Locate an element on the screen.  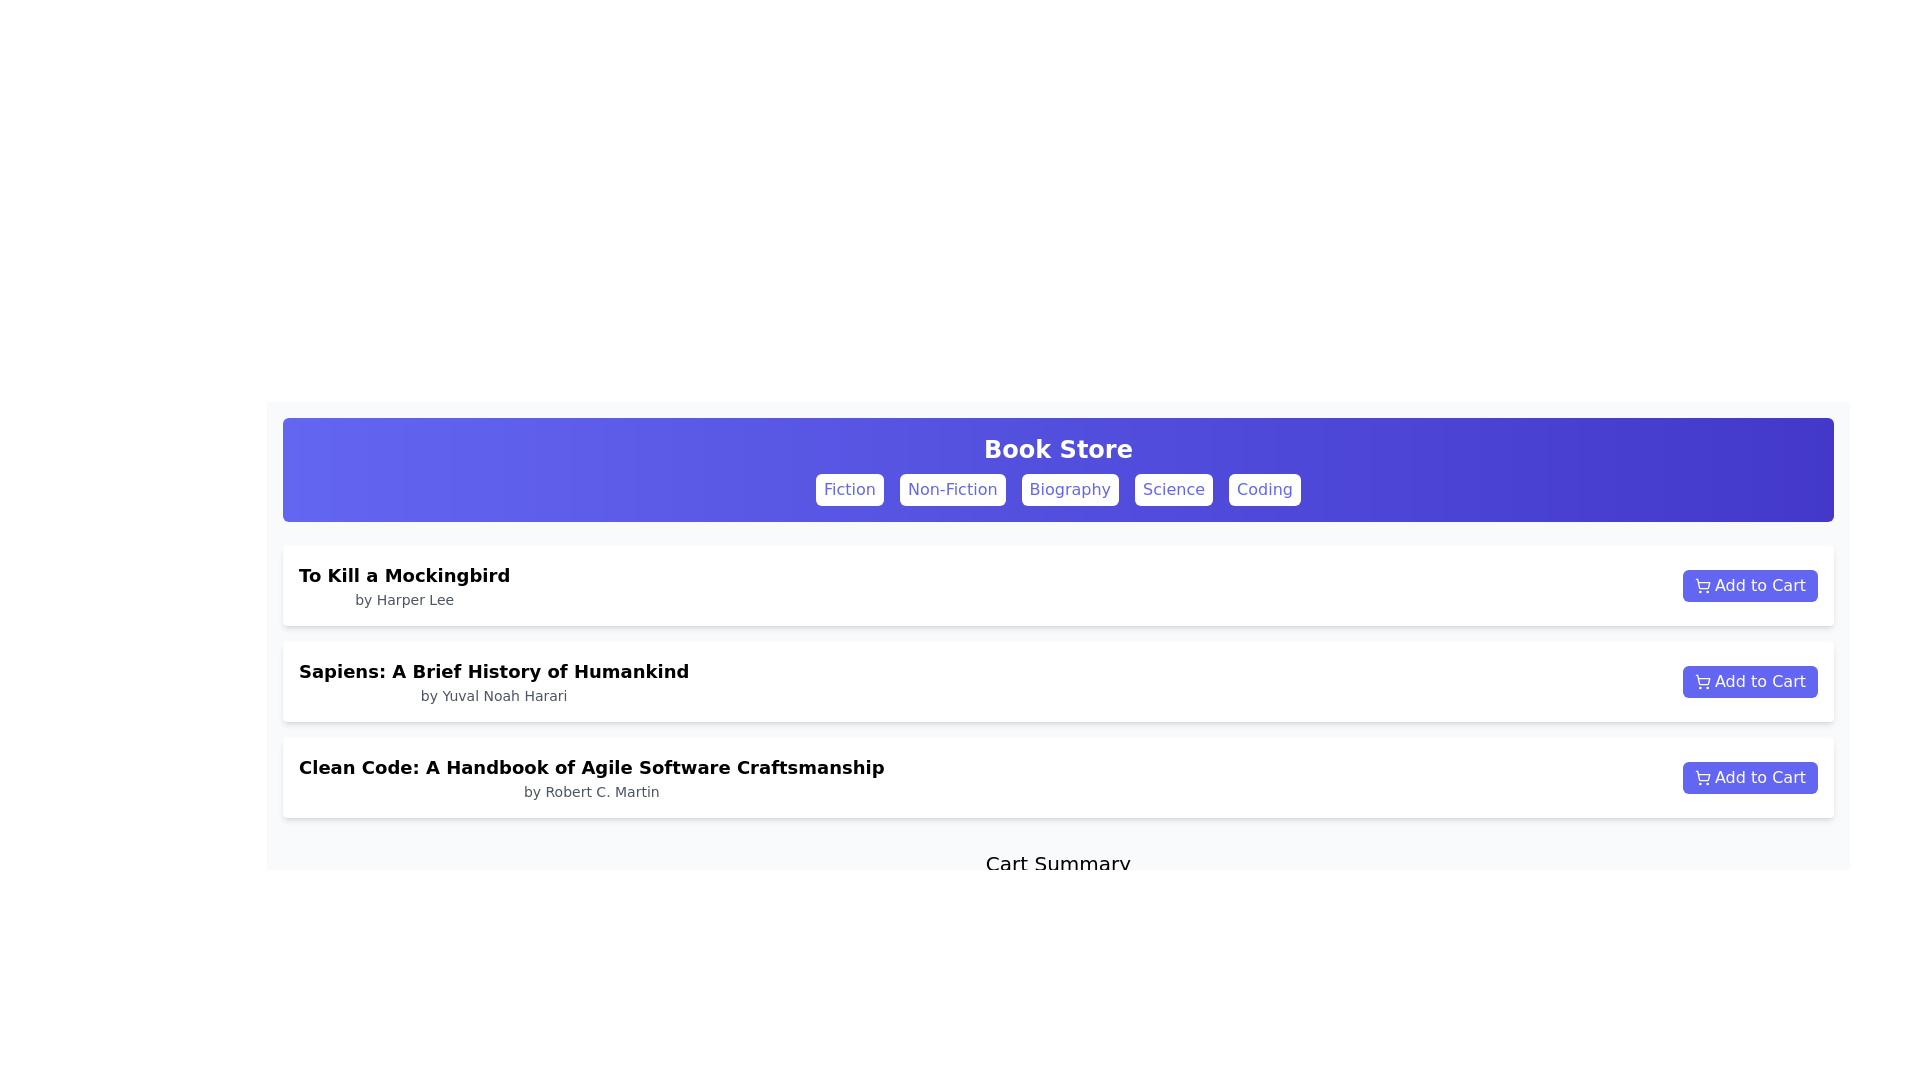
the 'Add to Cart' button is located at coordinates (1749, 777).